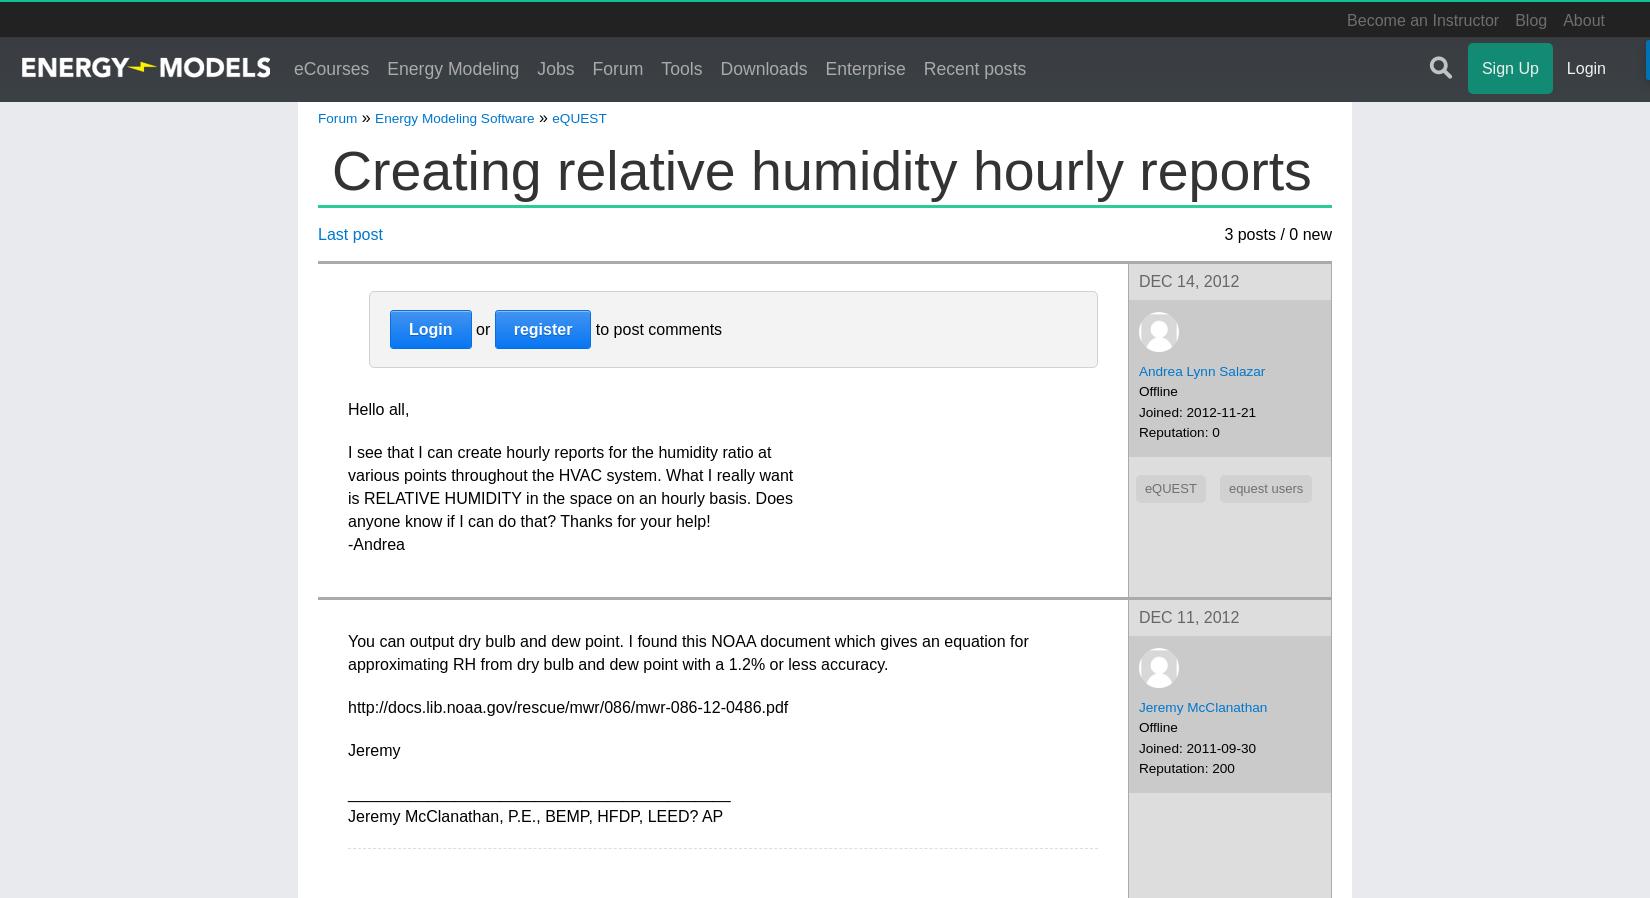 Image resolution: width=1650 pixels, height=898 pixels. Describe the element at coordinates (1171, 432) in the screenshot. I see `'Reputation'` at that location.